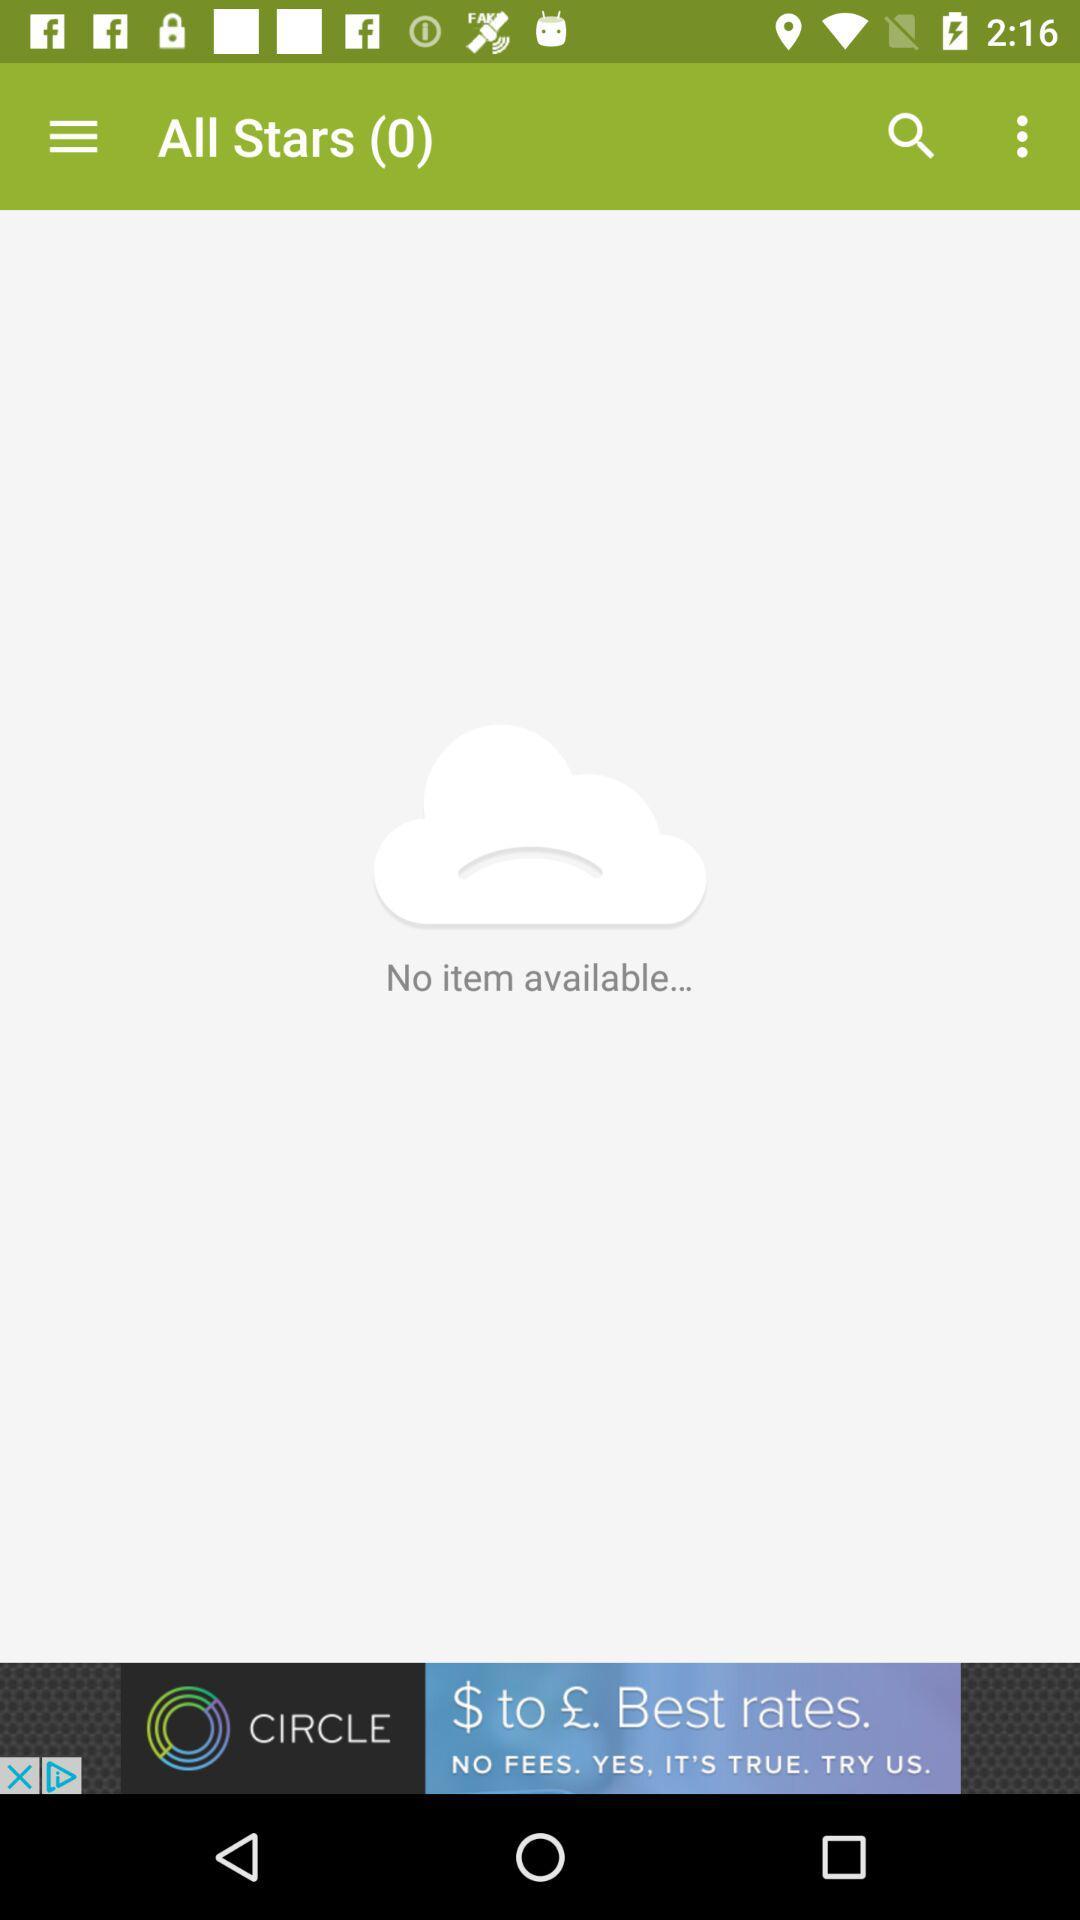  I want to click on advisement, so click(540, 1727).